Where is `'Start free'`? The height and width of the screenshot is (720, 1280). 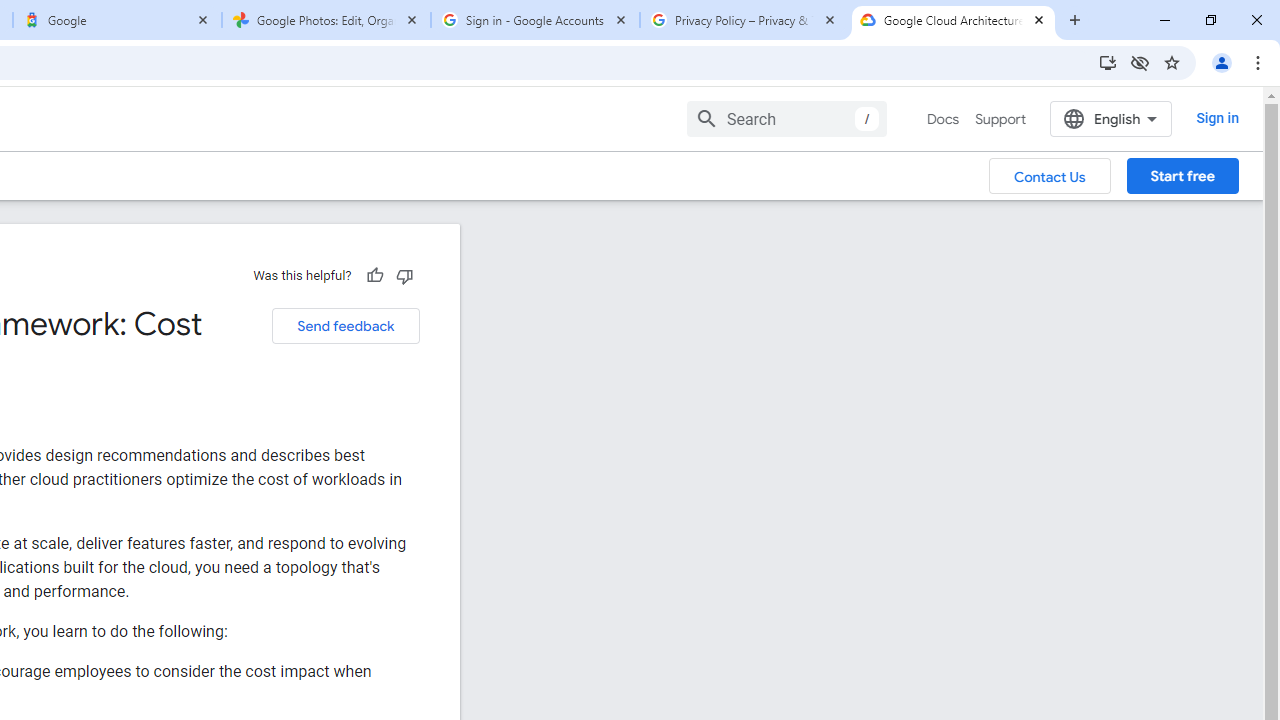
'Start free' is located at coordinates (1182, 174).